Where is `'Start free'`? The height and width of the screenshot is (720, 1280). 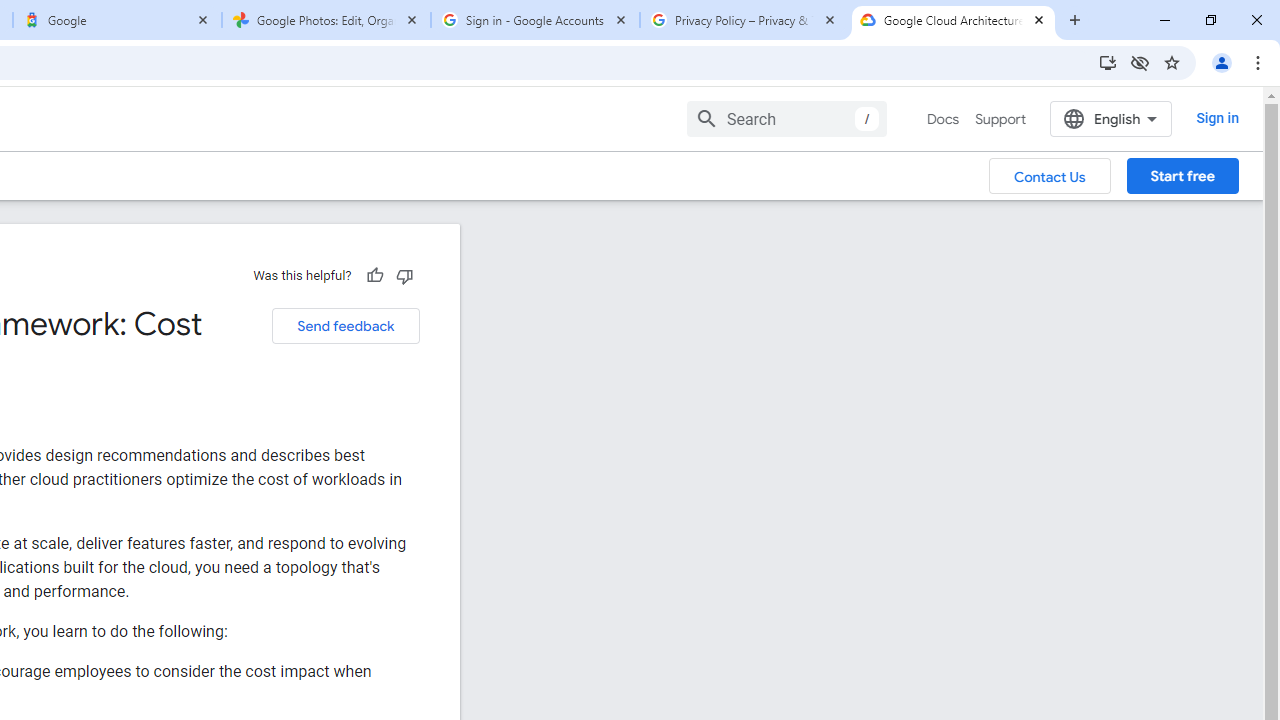
'Start free' is located at coordinates (1182, 174).